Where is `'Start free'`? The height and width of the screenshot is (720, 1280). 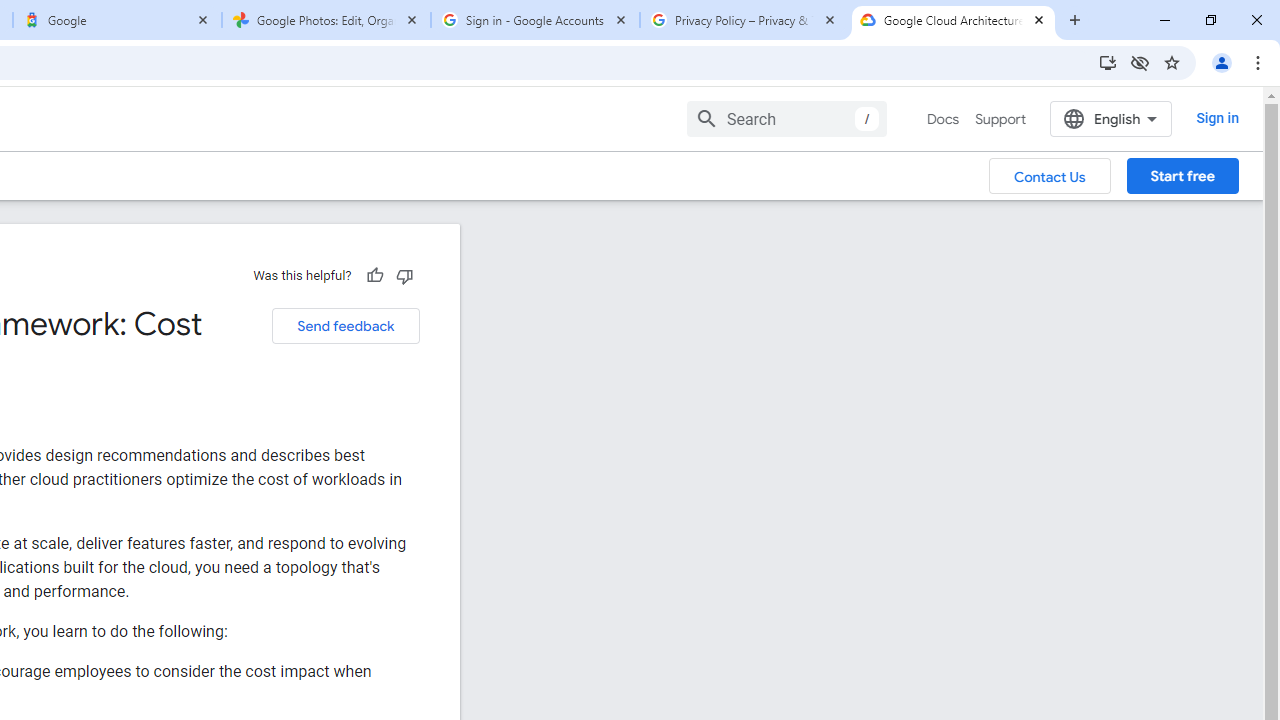
'Start free' is located at coordinates (1182, 174).